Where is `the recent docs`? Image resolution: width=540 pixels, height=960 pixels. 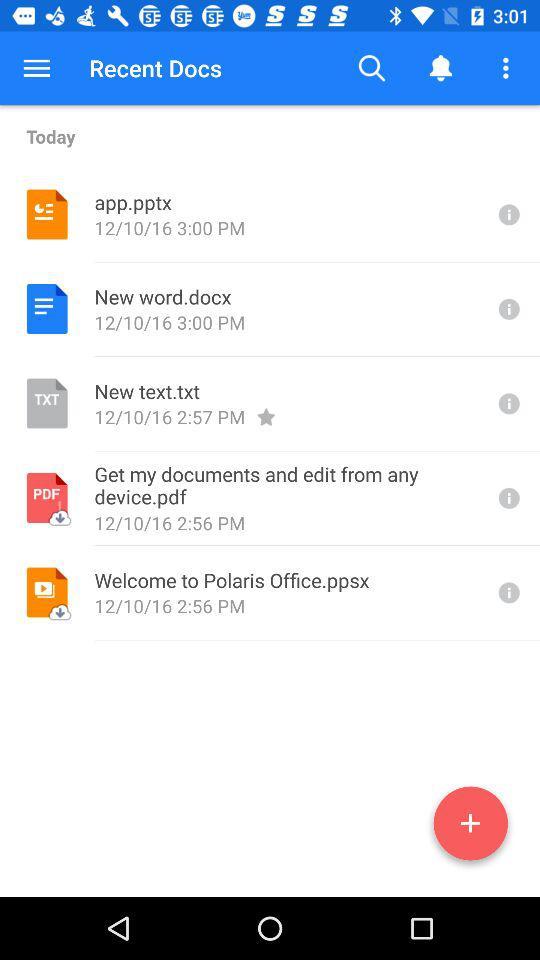
the recent docs is located at coordinates (154, 68).